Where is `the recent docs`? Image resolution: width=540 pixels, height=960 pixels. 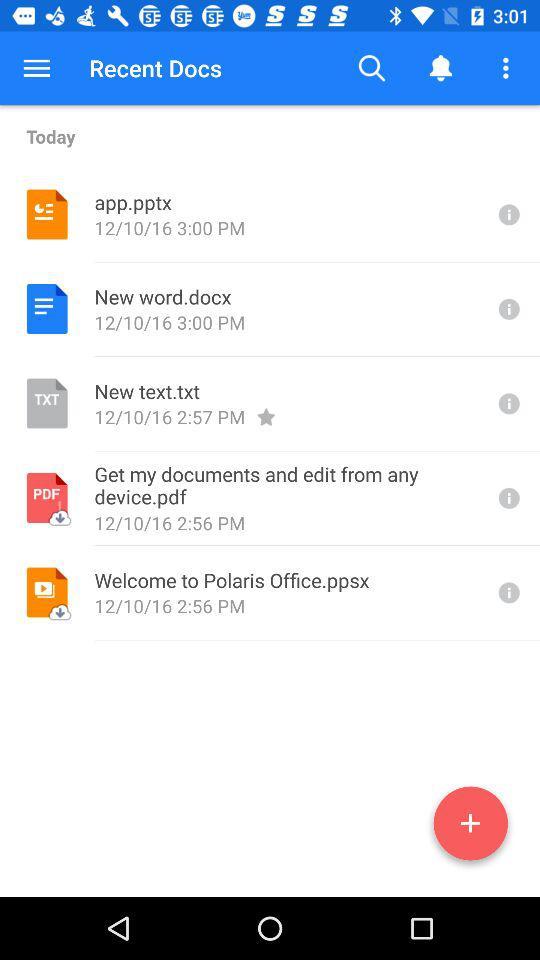
the recent docs is located at coordinates (154, 68).